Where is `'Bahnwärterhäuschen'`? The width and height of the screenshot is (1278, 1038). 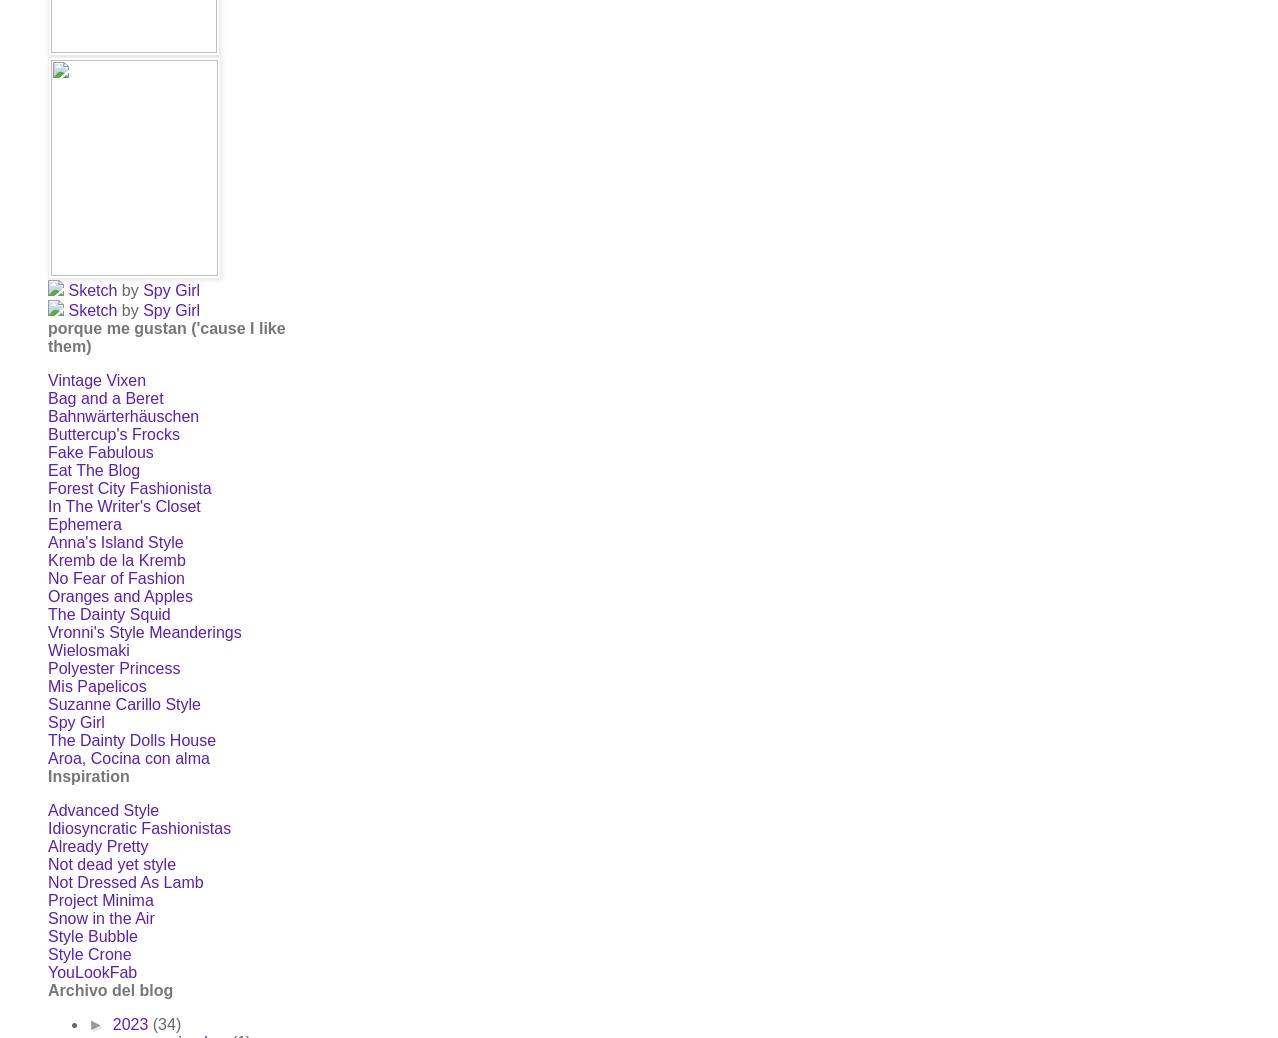
'Bahnwärterhäuschen' is located at coordinates (122, 416).